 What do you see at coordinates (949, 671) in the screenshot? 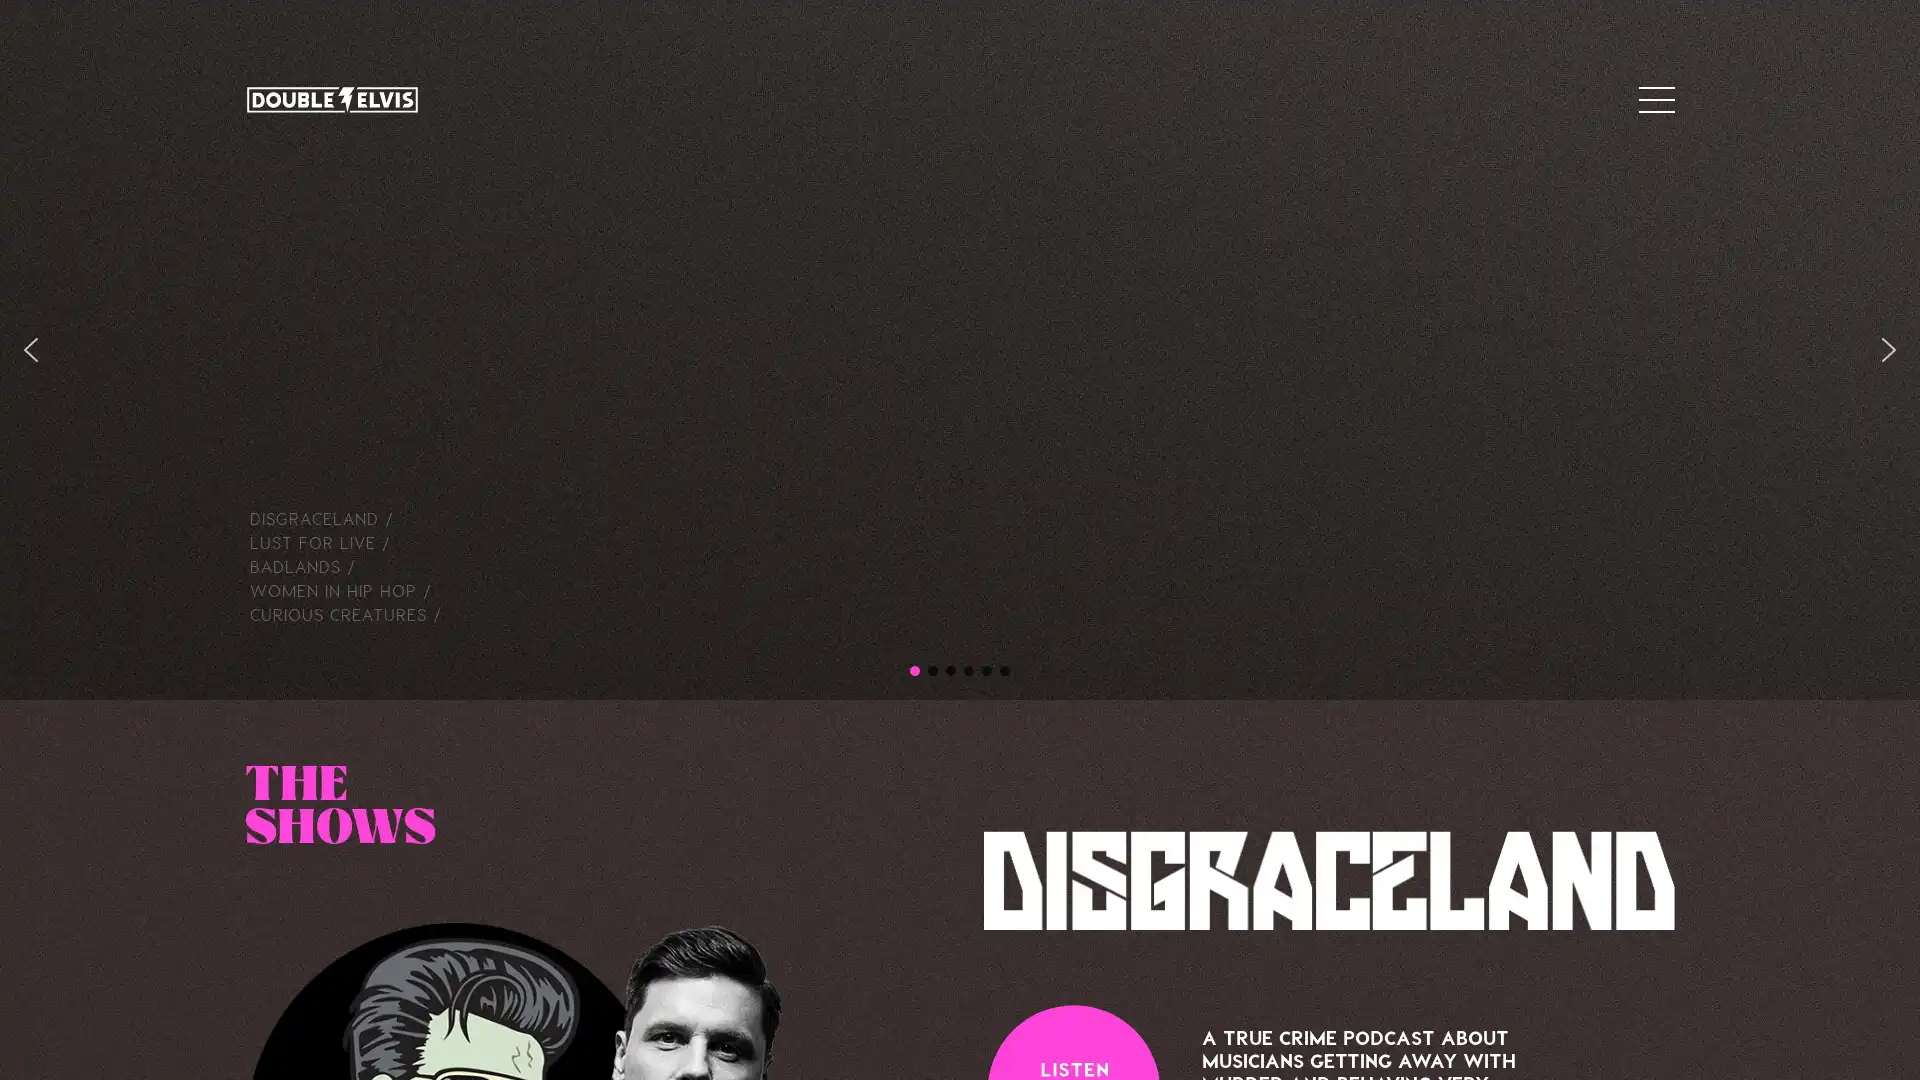
I see `Lust for Live hero` at bounding box center [949, 671].